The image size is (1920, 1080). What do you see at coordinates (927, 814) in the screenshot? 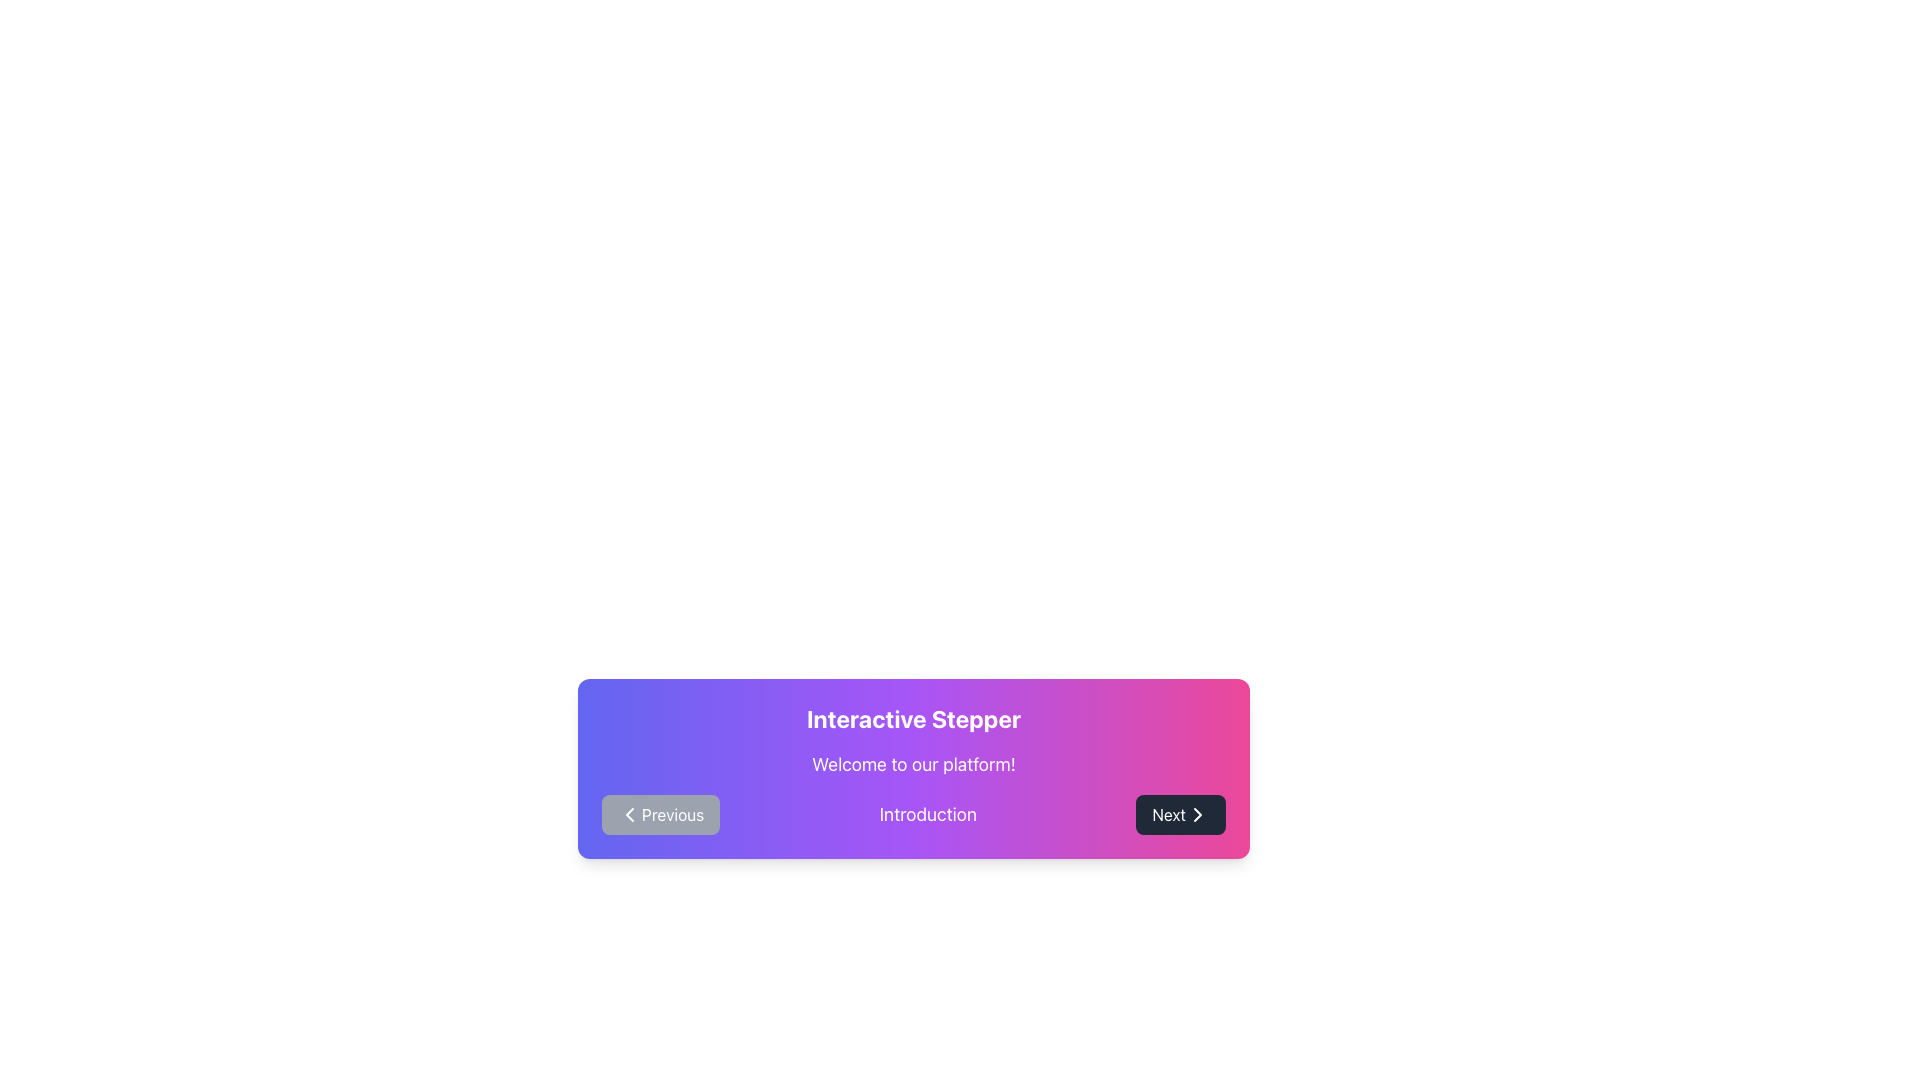
I see `the text label displaying 'Introduction', which is centrally positioned and styled in white against a gradient background` at bounding box center [927, 814].